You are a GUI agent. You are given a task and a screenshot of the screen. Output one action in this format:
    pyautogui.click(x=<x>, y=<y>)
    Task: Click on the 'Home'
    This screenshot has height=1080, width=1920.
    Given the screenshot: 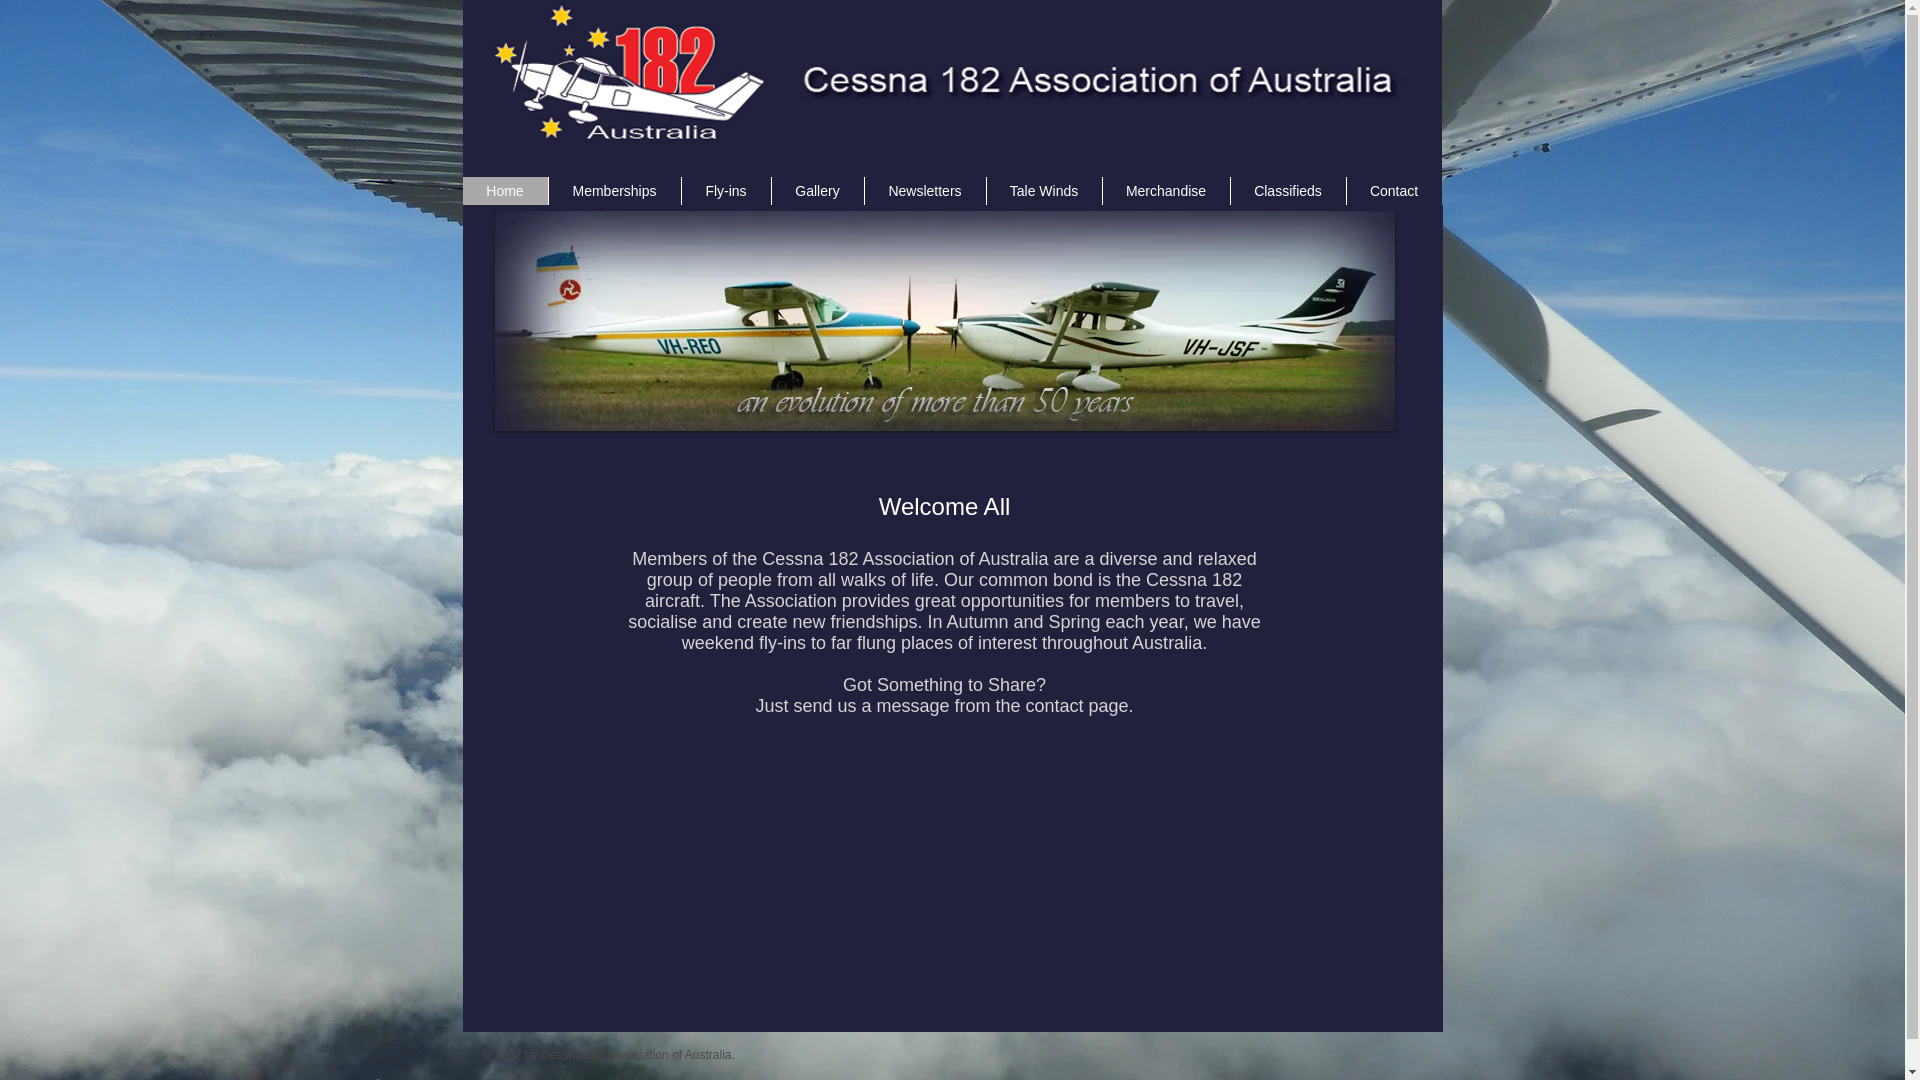 What is the action you would take?
    pyautogui.click(x=504, y=191)
    